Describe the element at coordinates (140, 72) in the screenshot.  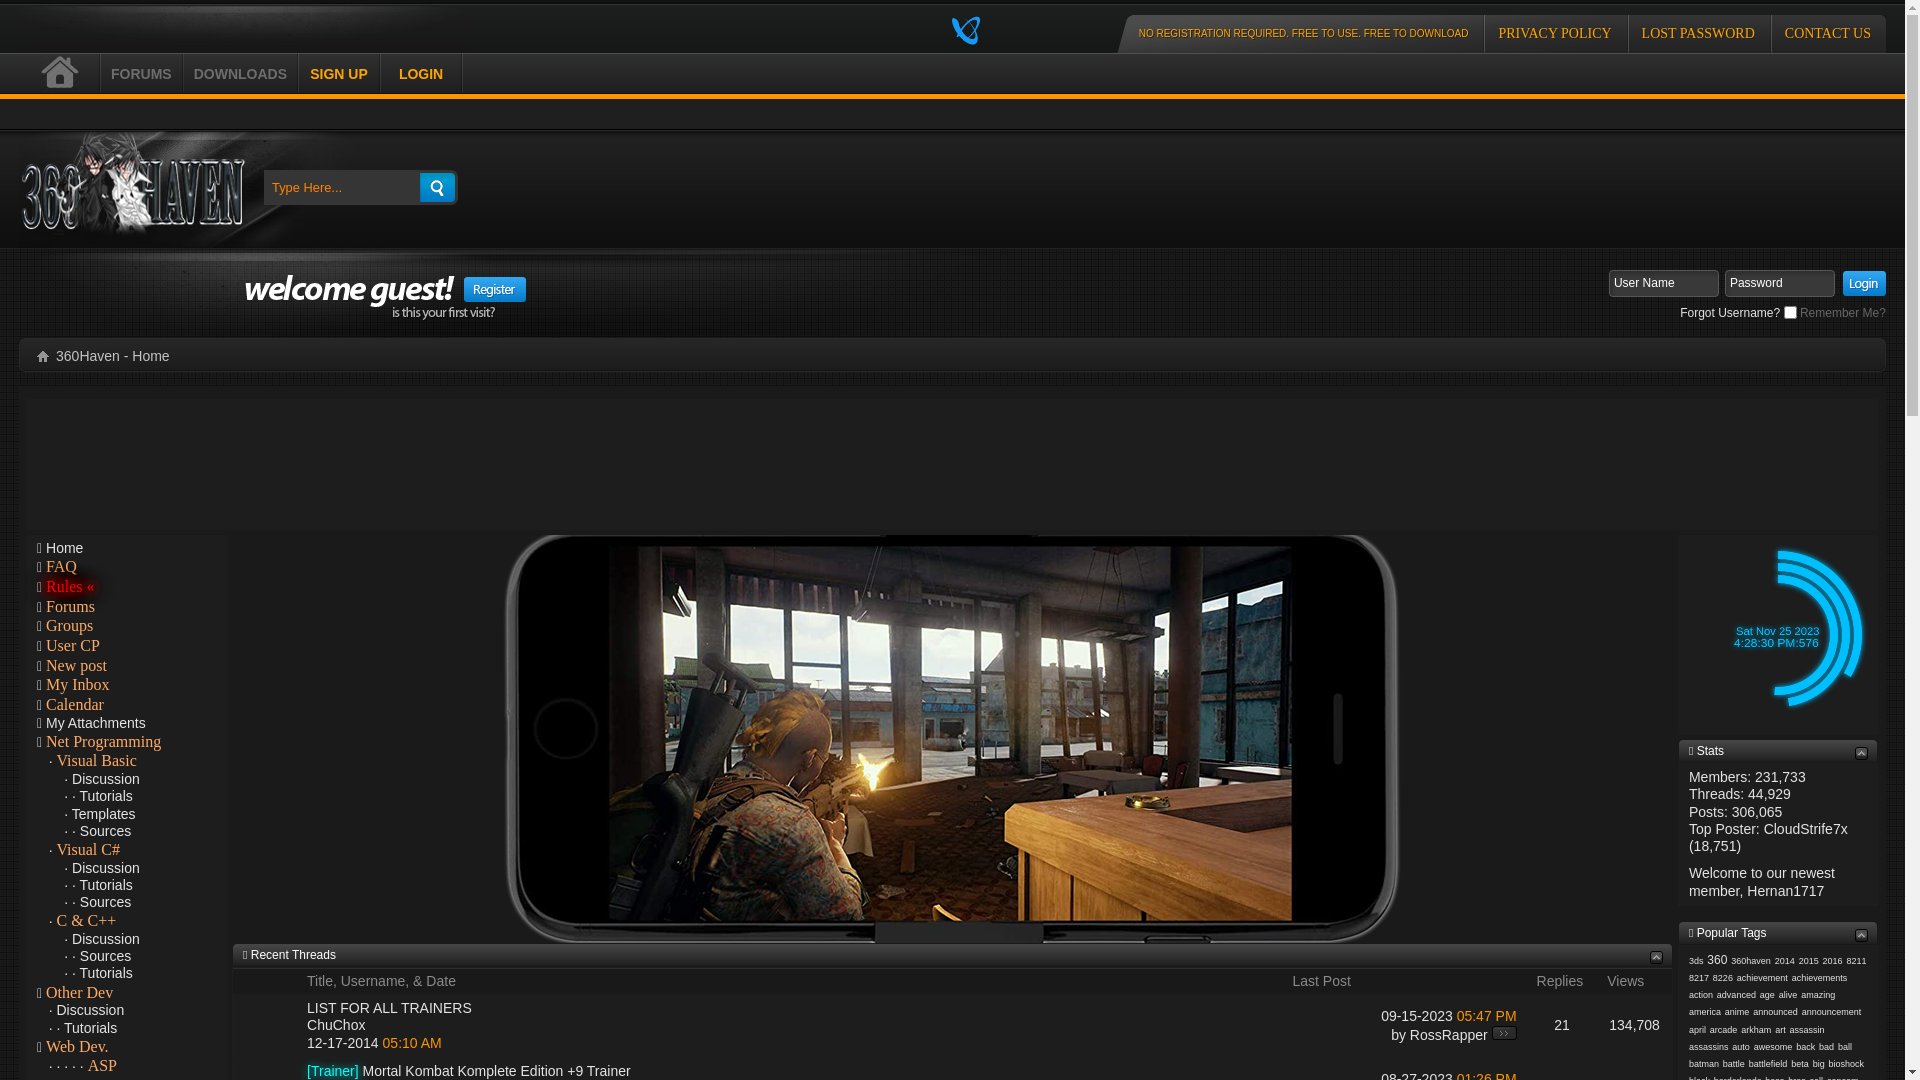
I see `'FORUMS'` at that location.